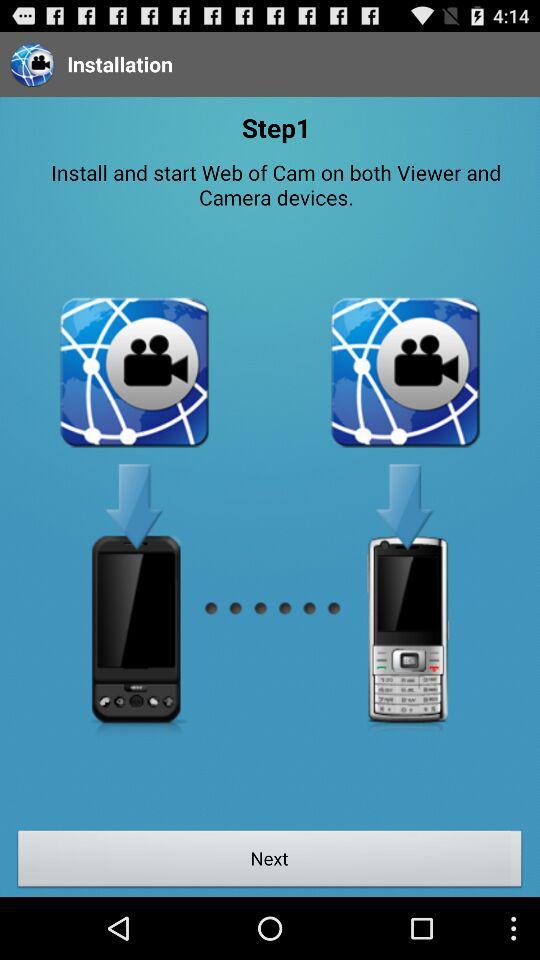 This screenshot has width=540, height=960. Describe the element at coordinates (270, 860) in the screenshot. I see `the icon at the bottom` at that location.